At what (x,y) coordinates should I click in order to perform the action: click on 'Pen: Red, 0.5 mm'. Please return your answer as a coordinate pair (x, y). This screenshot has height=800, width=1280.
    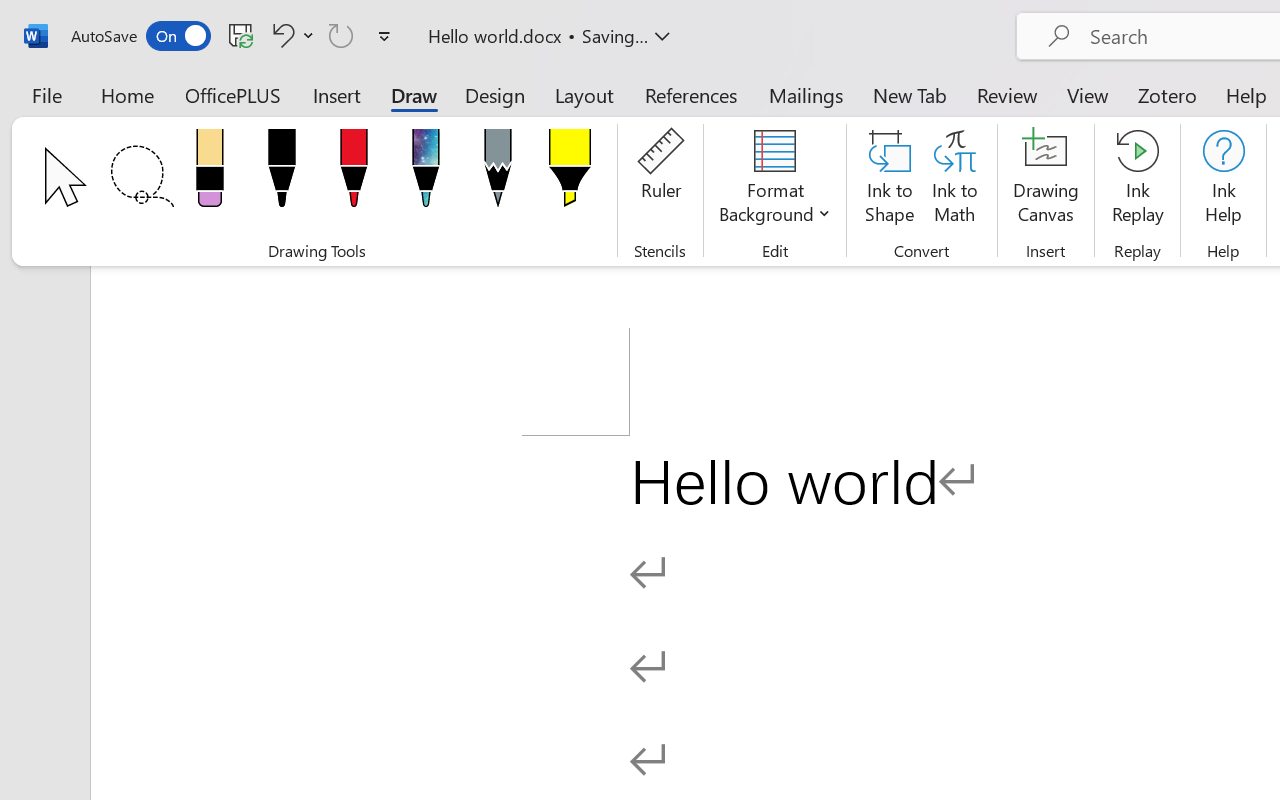
    Looking at the image, I should click on (353, 173).